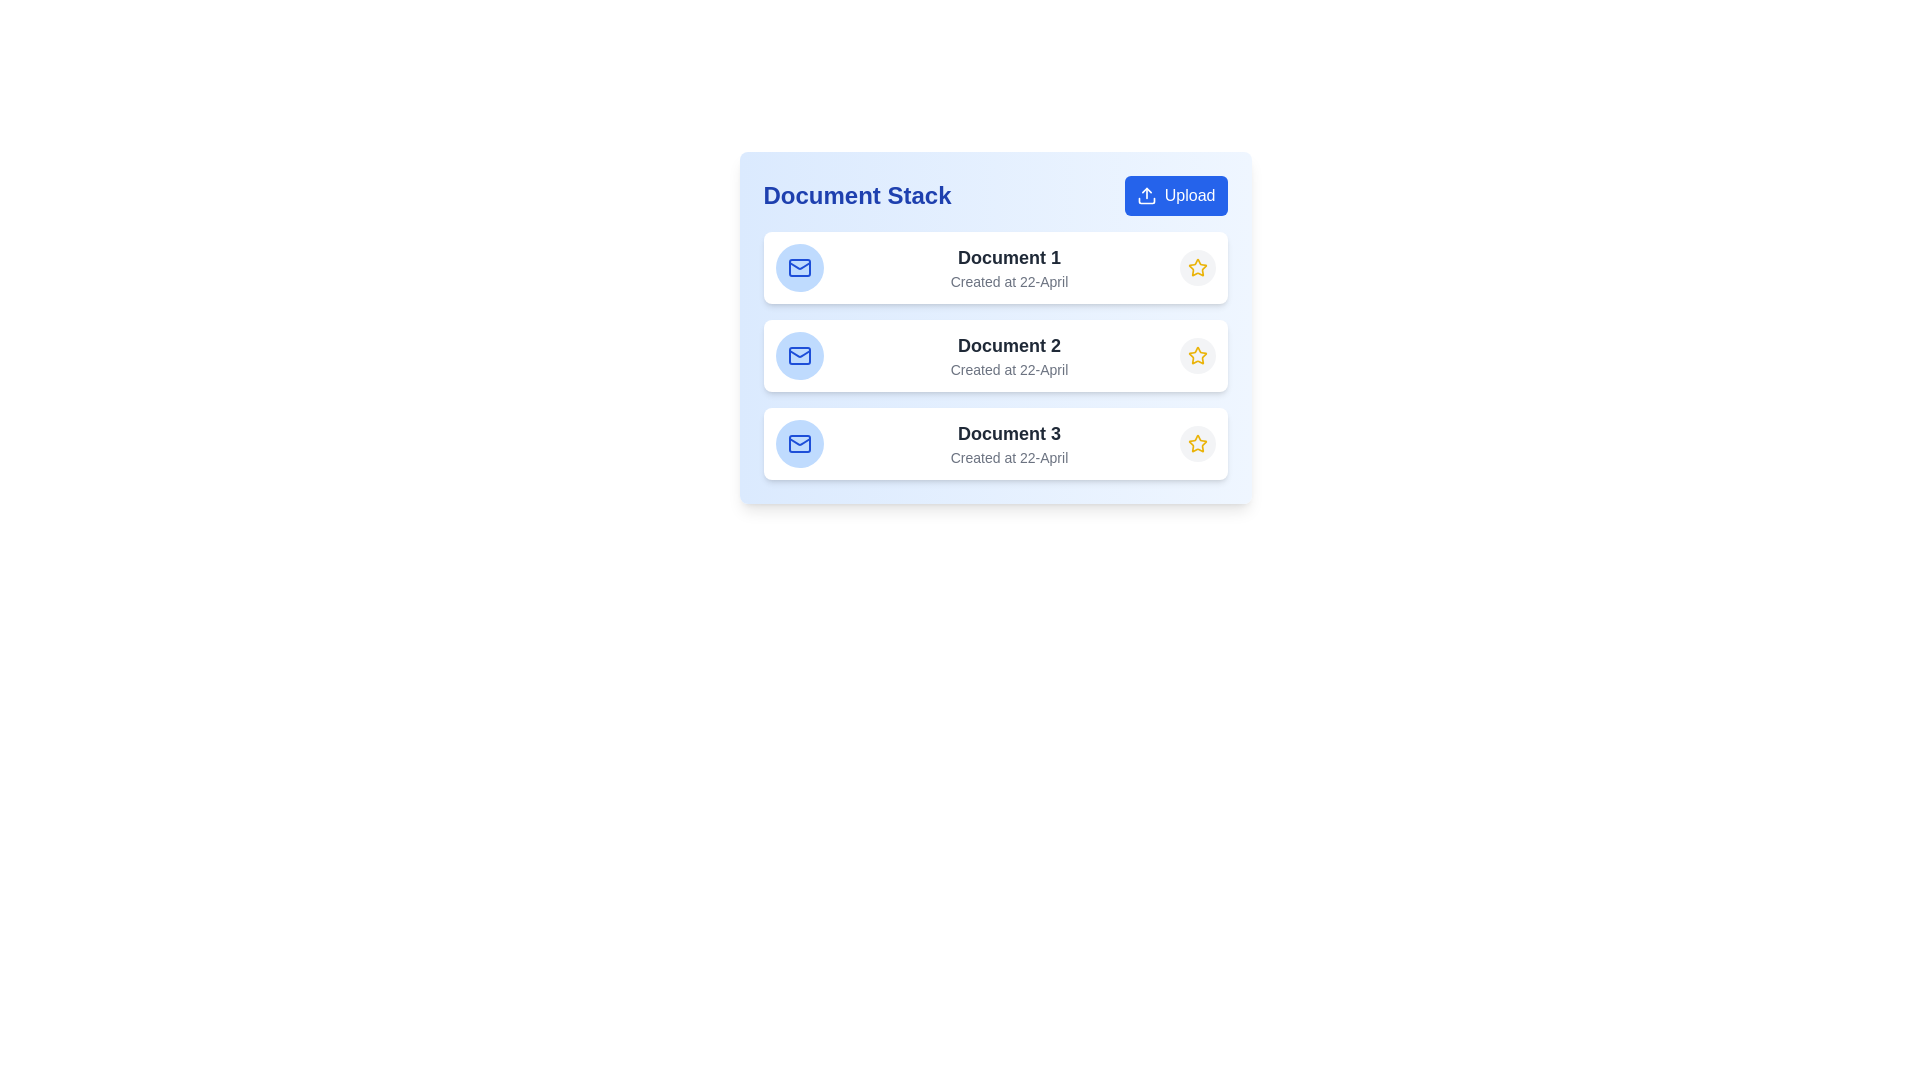  I want to click on the text label displaying 'Upload' located in the top-right corner of the interface, so click(1190, 196).